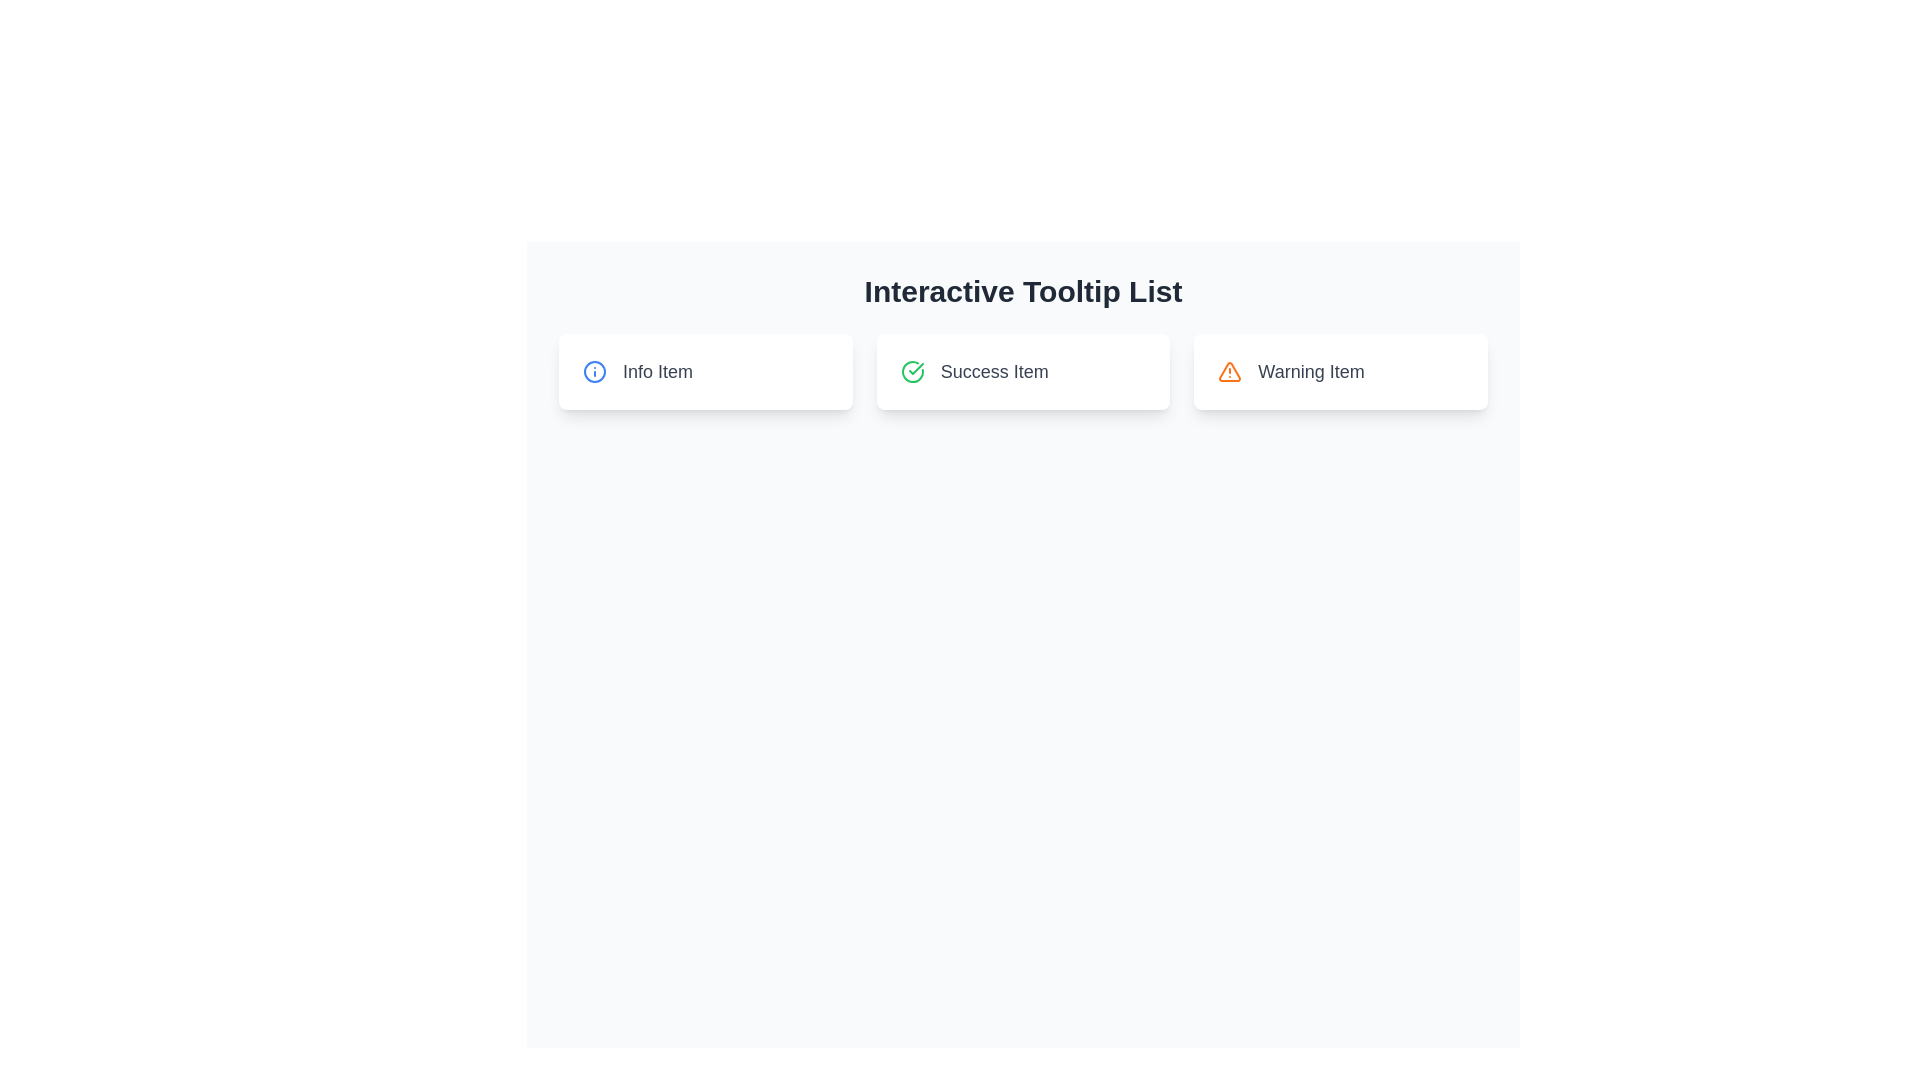 The height and width of the screenshot is (1080, 1920). Describe the element at coordinates (1341, 371) in the screenshot. I see `message displayed on the warning card with the text 'Warning Item', which is the third card in a row of three in the grid layout` at that location.